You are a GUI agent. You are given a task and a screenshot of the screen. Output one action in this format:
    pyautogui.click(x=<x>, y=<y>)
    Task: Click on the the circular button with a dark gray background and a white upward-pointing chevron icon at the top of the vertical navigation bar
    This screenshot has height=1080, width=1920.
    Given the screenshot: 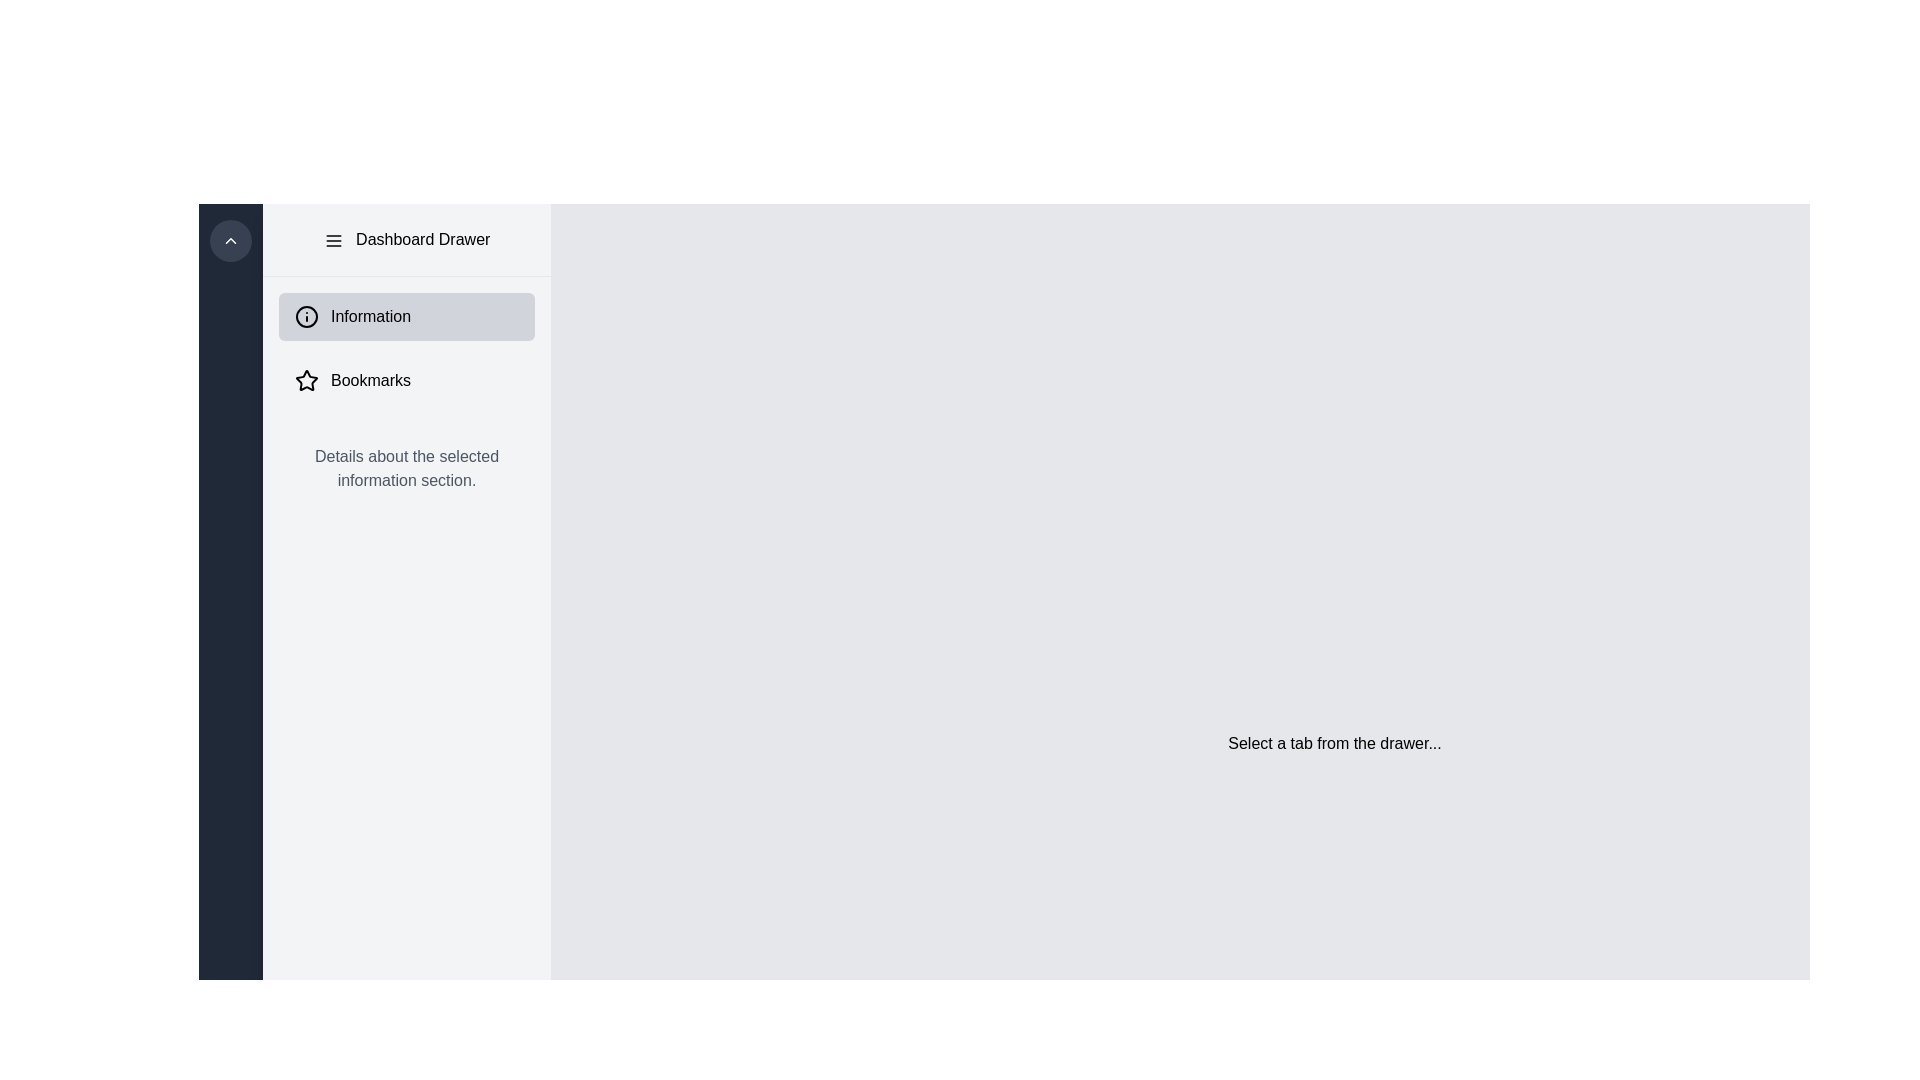 What is the action you would take?
    pyautogui.click(x=230, y=239)
    